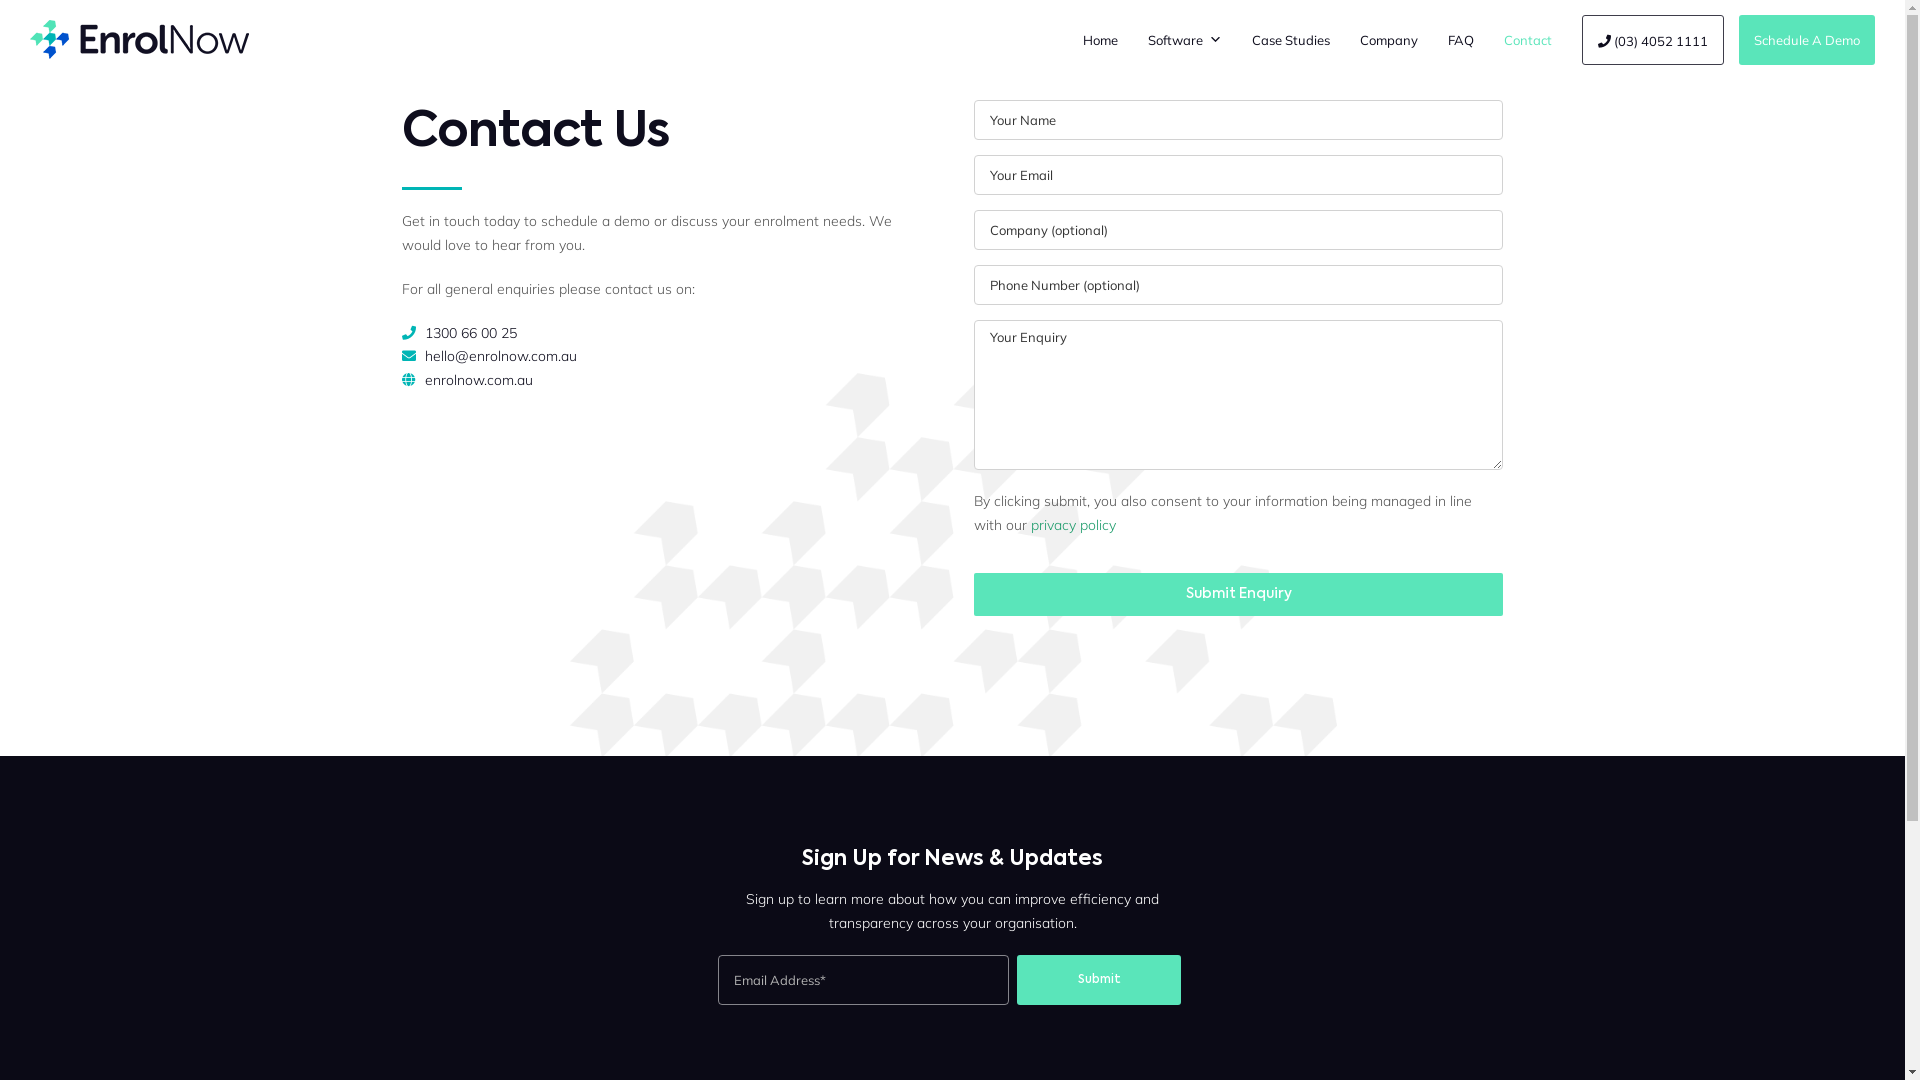  Describe the element at coordinates (1185, 39) in the screenshot. I see `'Software'` at that location.